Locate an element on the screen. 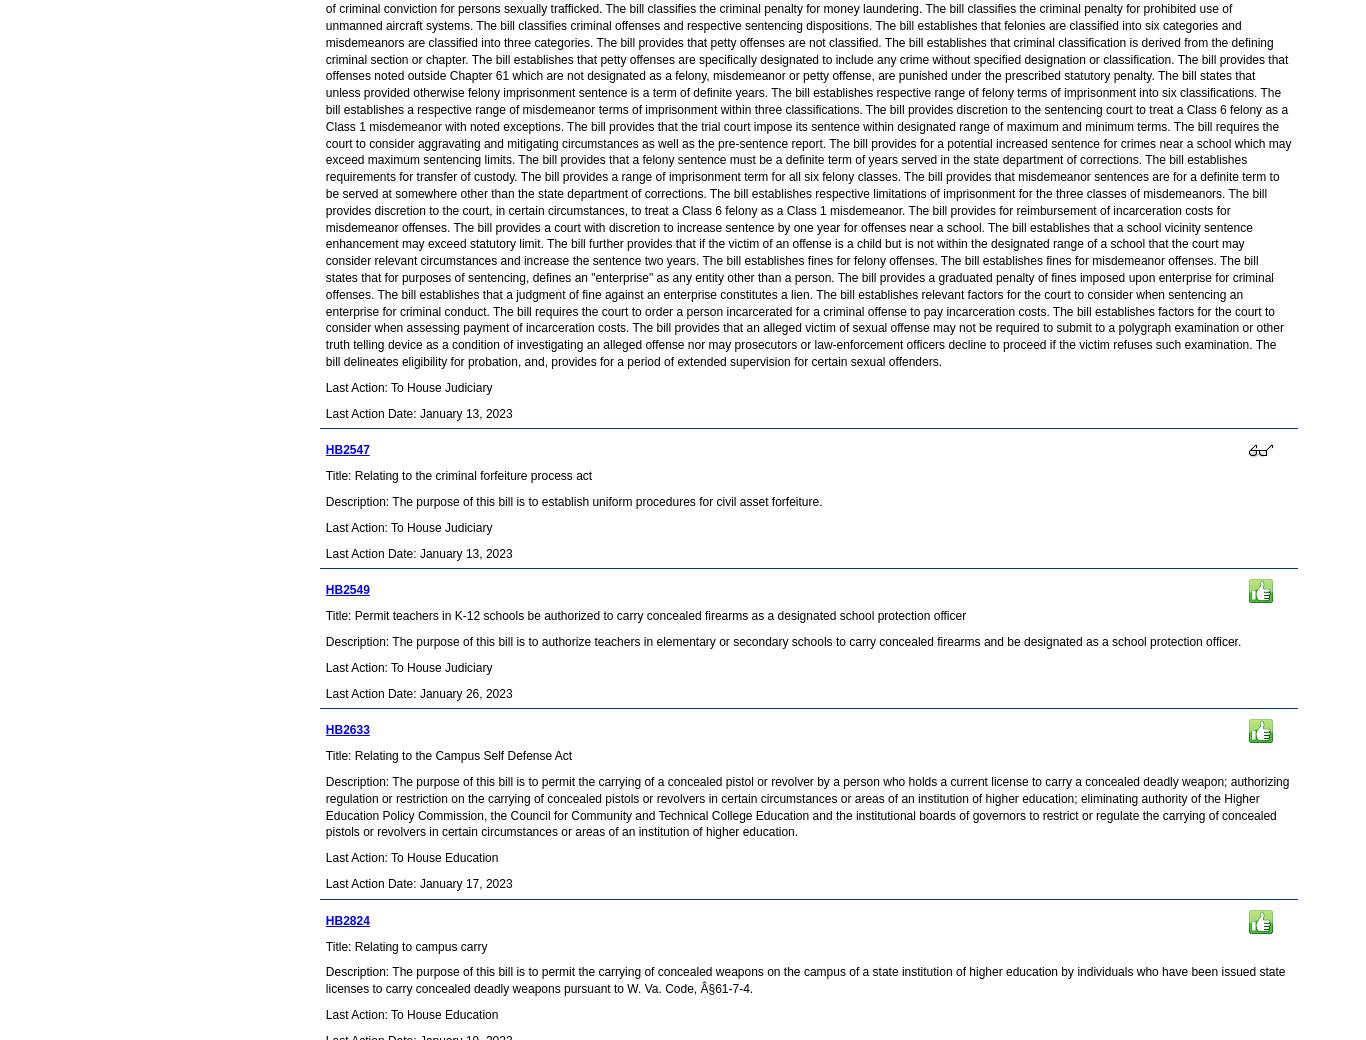  'HB2824' is located at coordinates (345, 919).